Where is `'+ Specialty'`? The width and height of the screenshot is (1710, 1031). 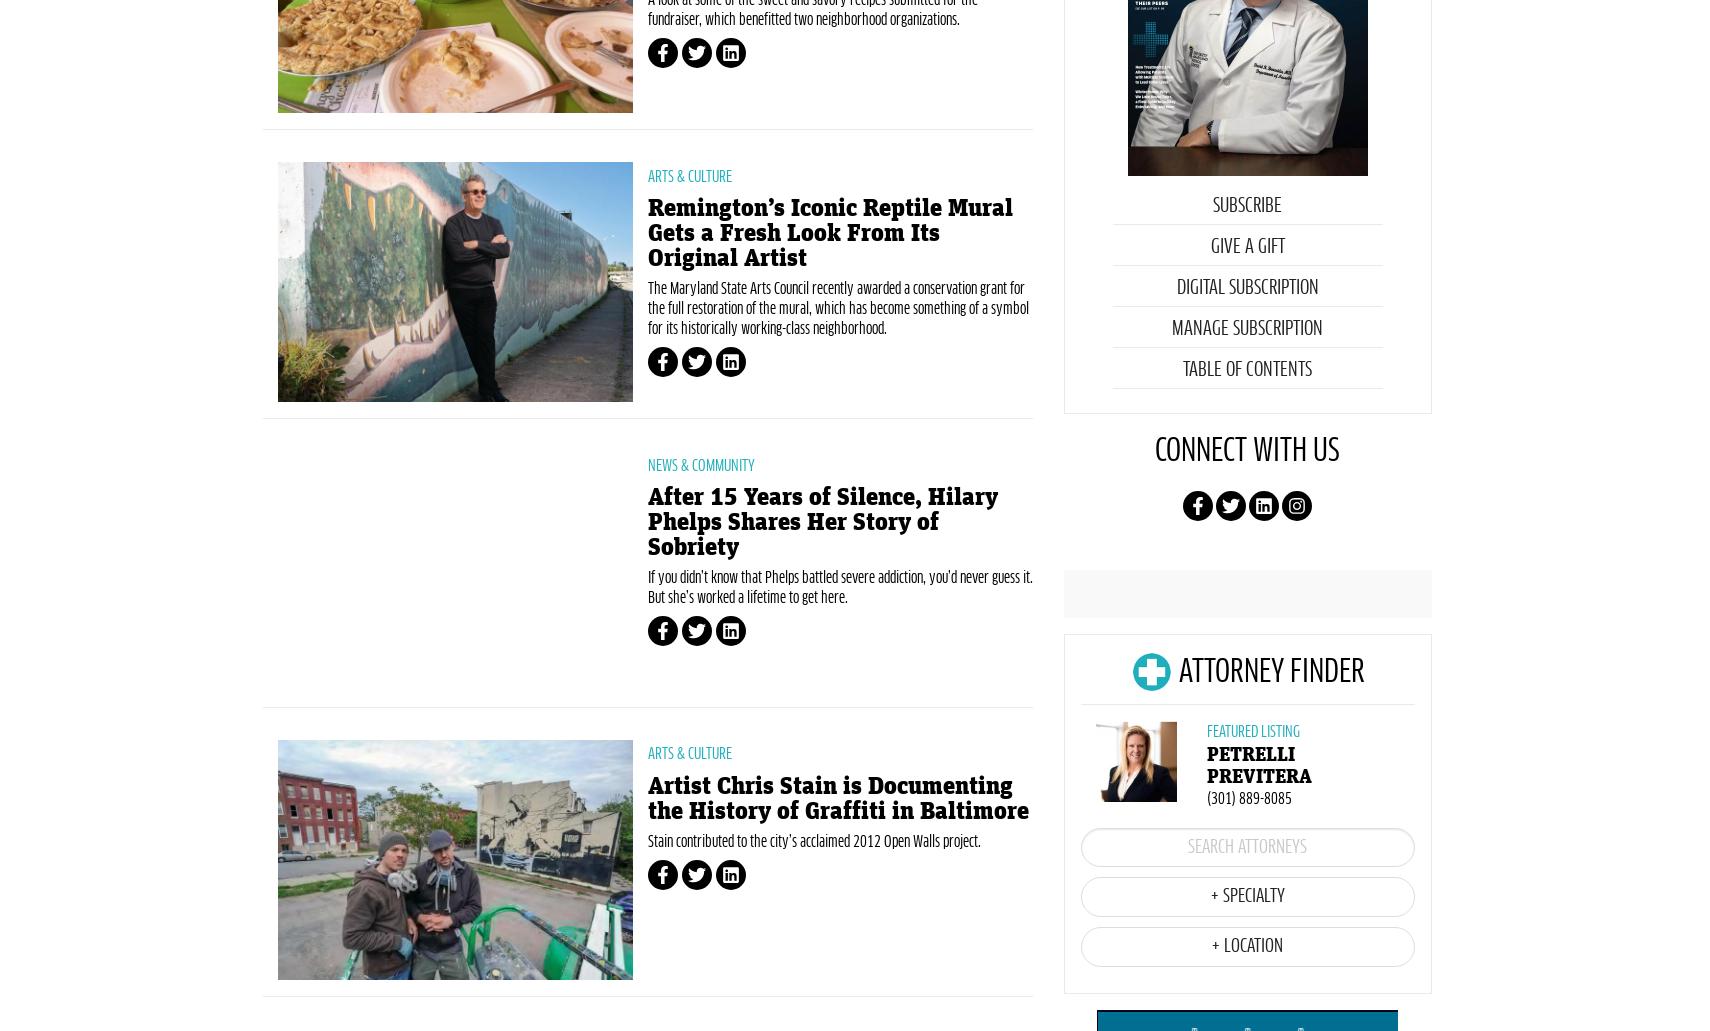 '+ Specialty' is located at coordinates (1245, 990).